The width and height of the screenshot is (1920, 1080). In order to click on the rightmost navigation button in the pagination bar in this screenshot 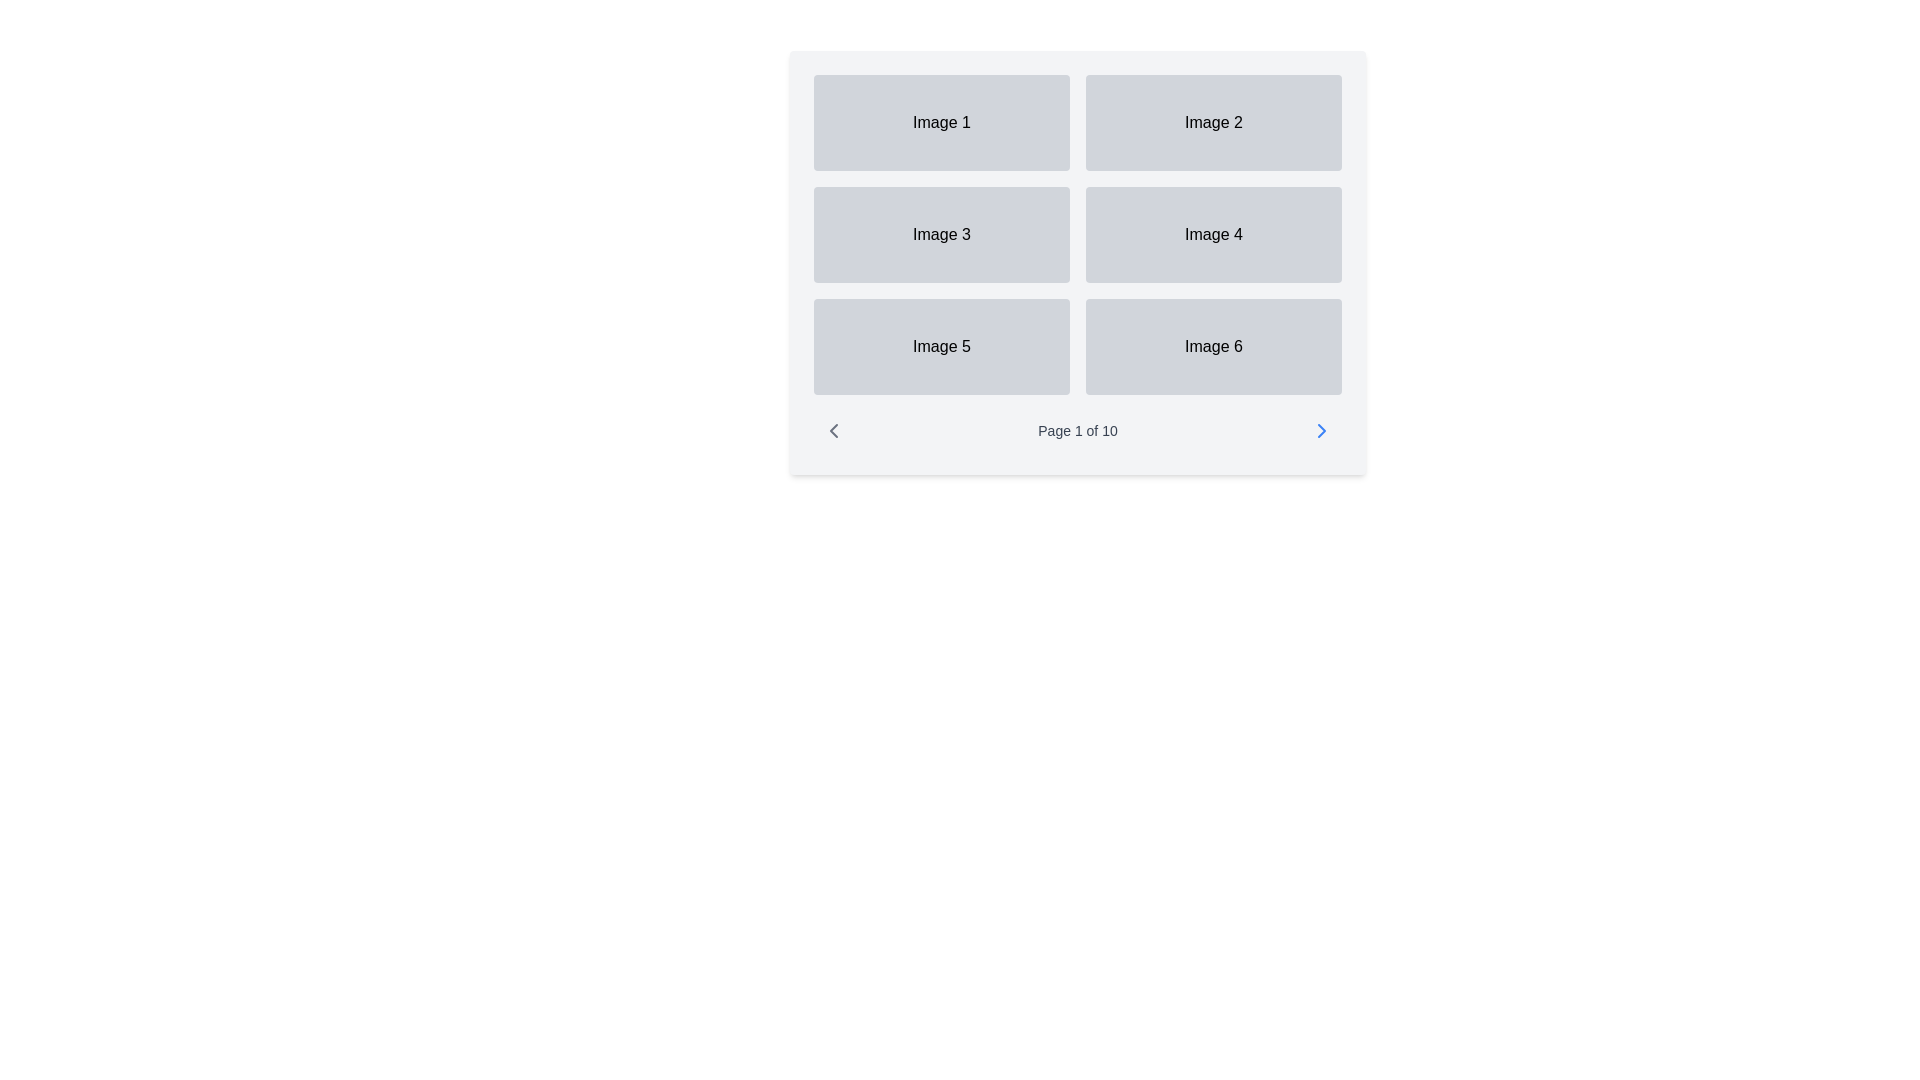, I will do `click(1321, 430)`.